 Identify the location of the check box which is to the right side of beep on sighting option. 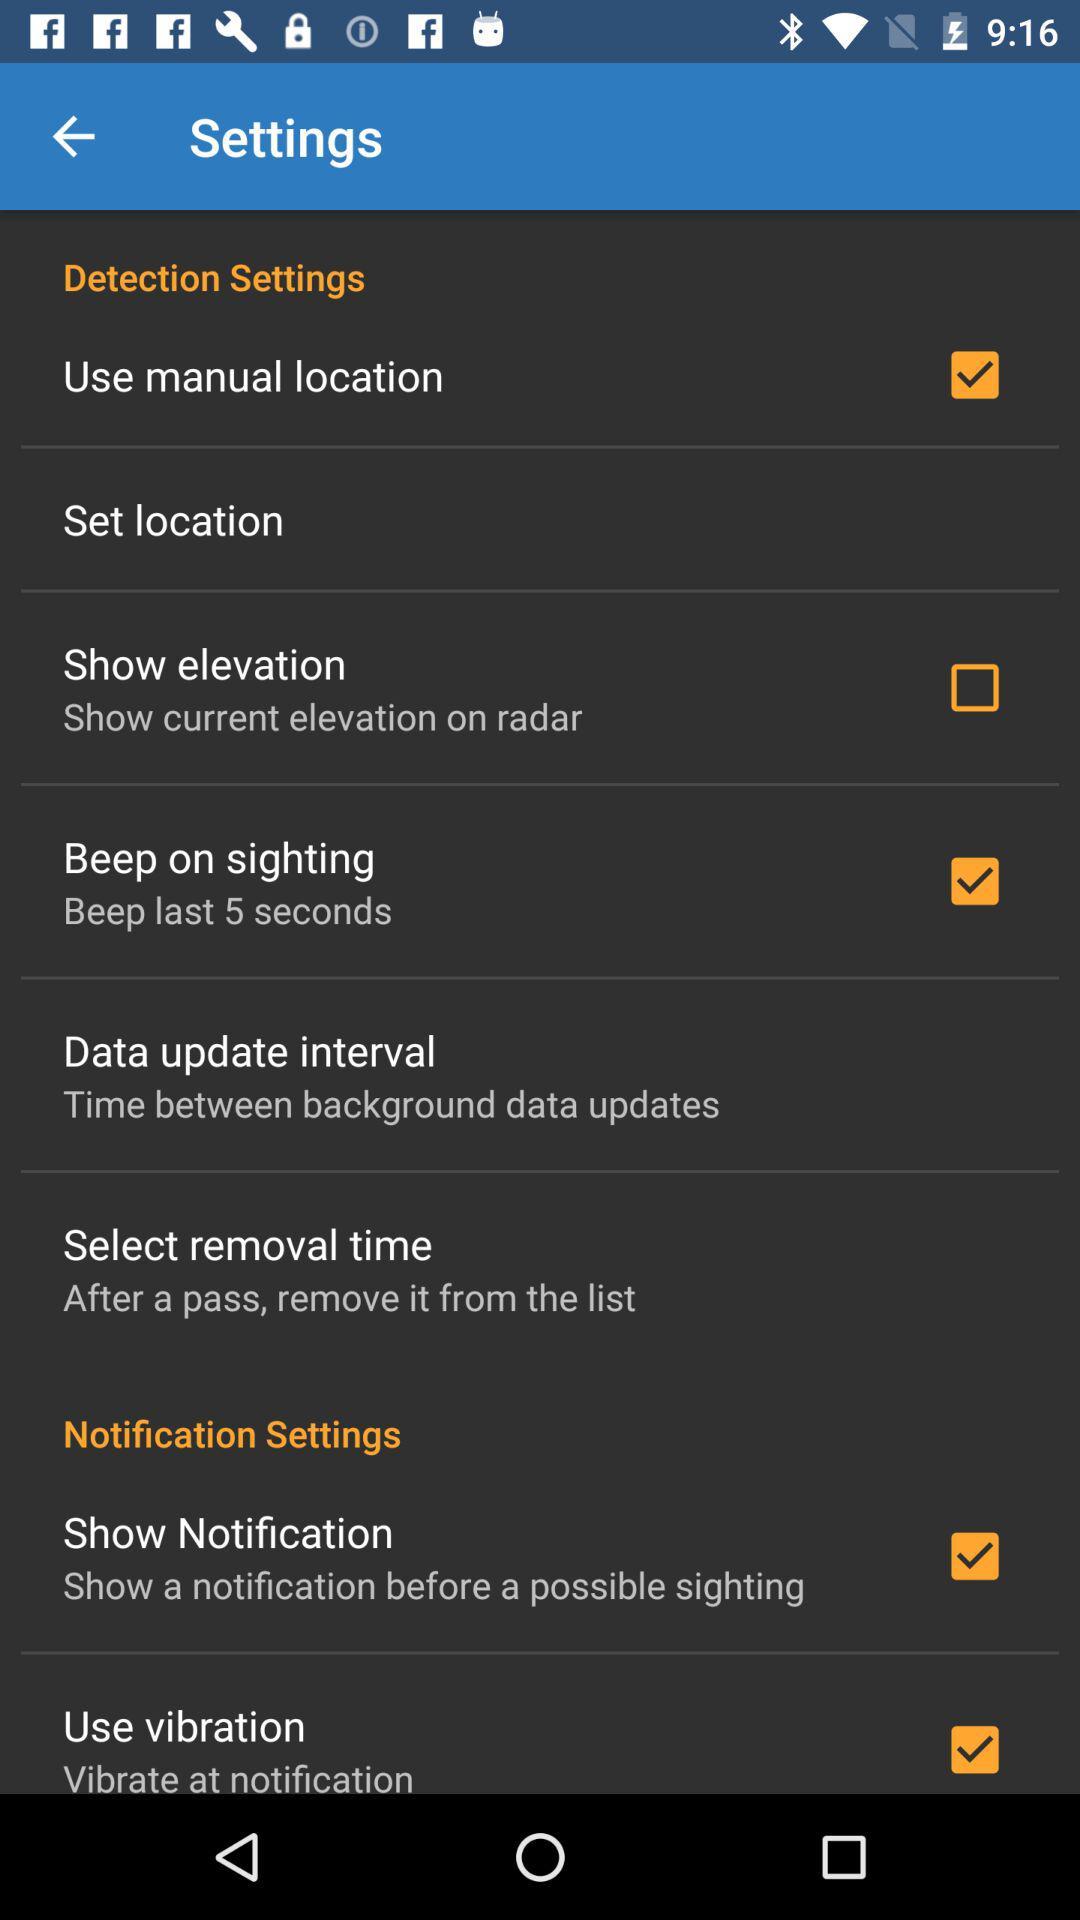
(974, 880).